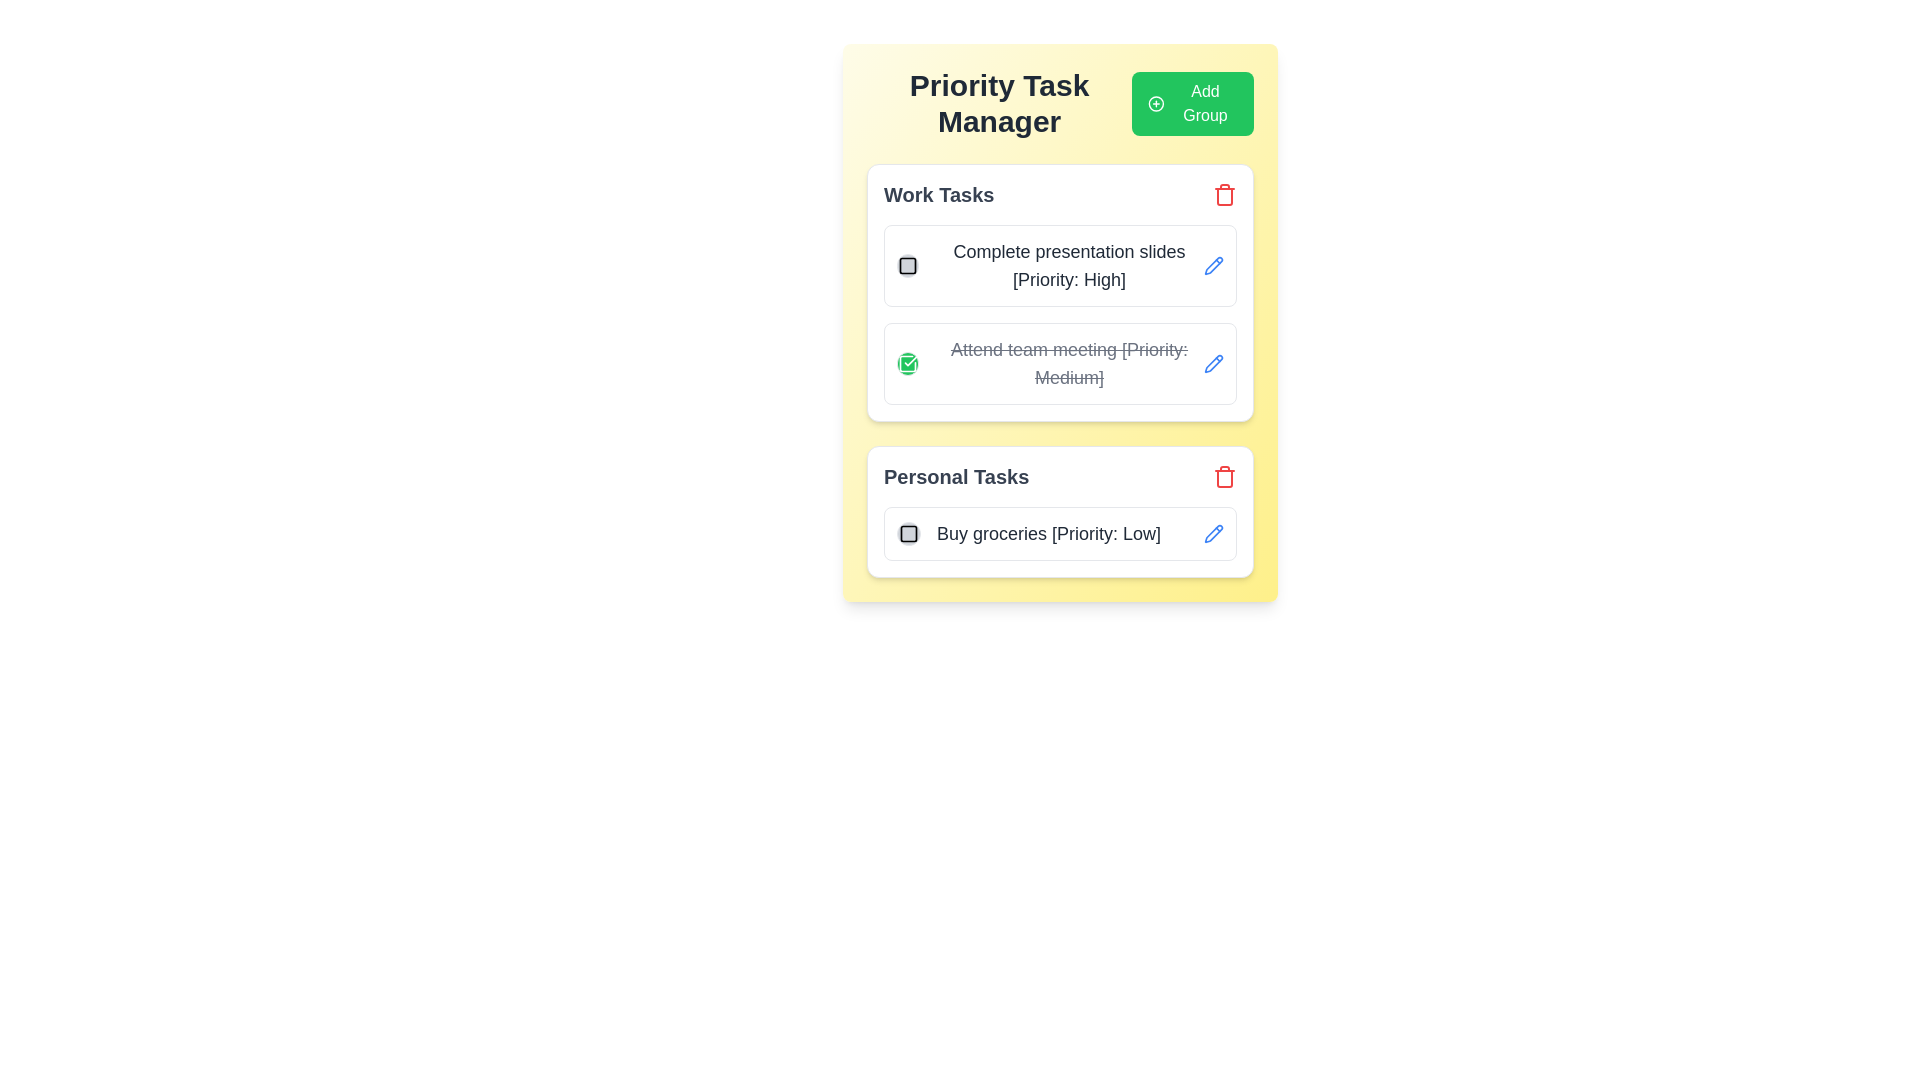 This screenshot has width=1920, height=1080. Describe the element at coordinates (1213, 362) in the screenshot. I see `the Icon button located in the 'Work Tasks' and 'Personal Tasks' section to initiate an edit action for the associated task item` at that location.